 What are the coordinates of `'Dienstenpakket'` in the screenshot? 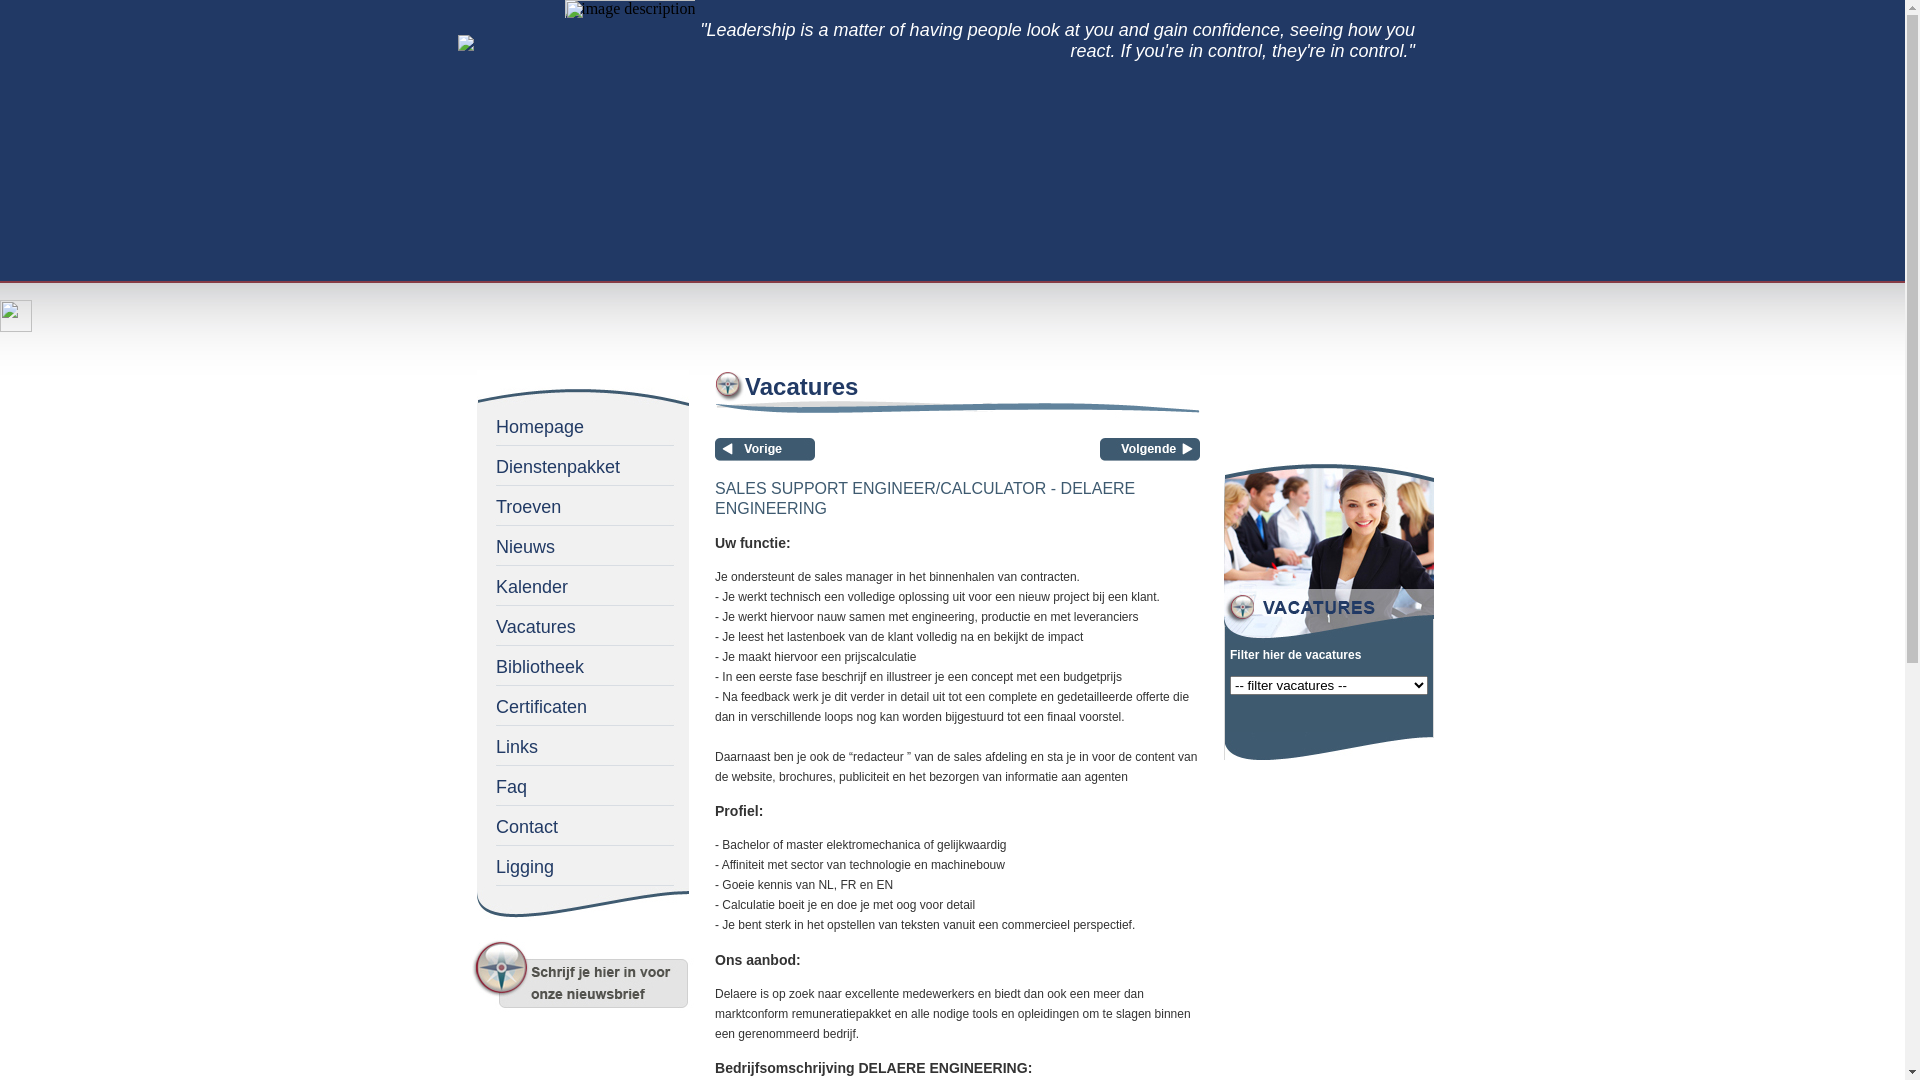 It's located at (581, 462).